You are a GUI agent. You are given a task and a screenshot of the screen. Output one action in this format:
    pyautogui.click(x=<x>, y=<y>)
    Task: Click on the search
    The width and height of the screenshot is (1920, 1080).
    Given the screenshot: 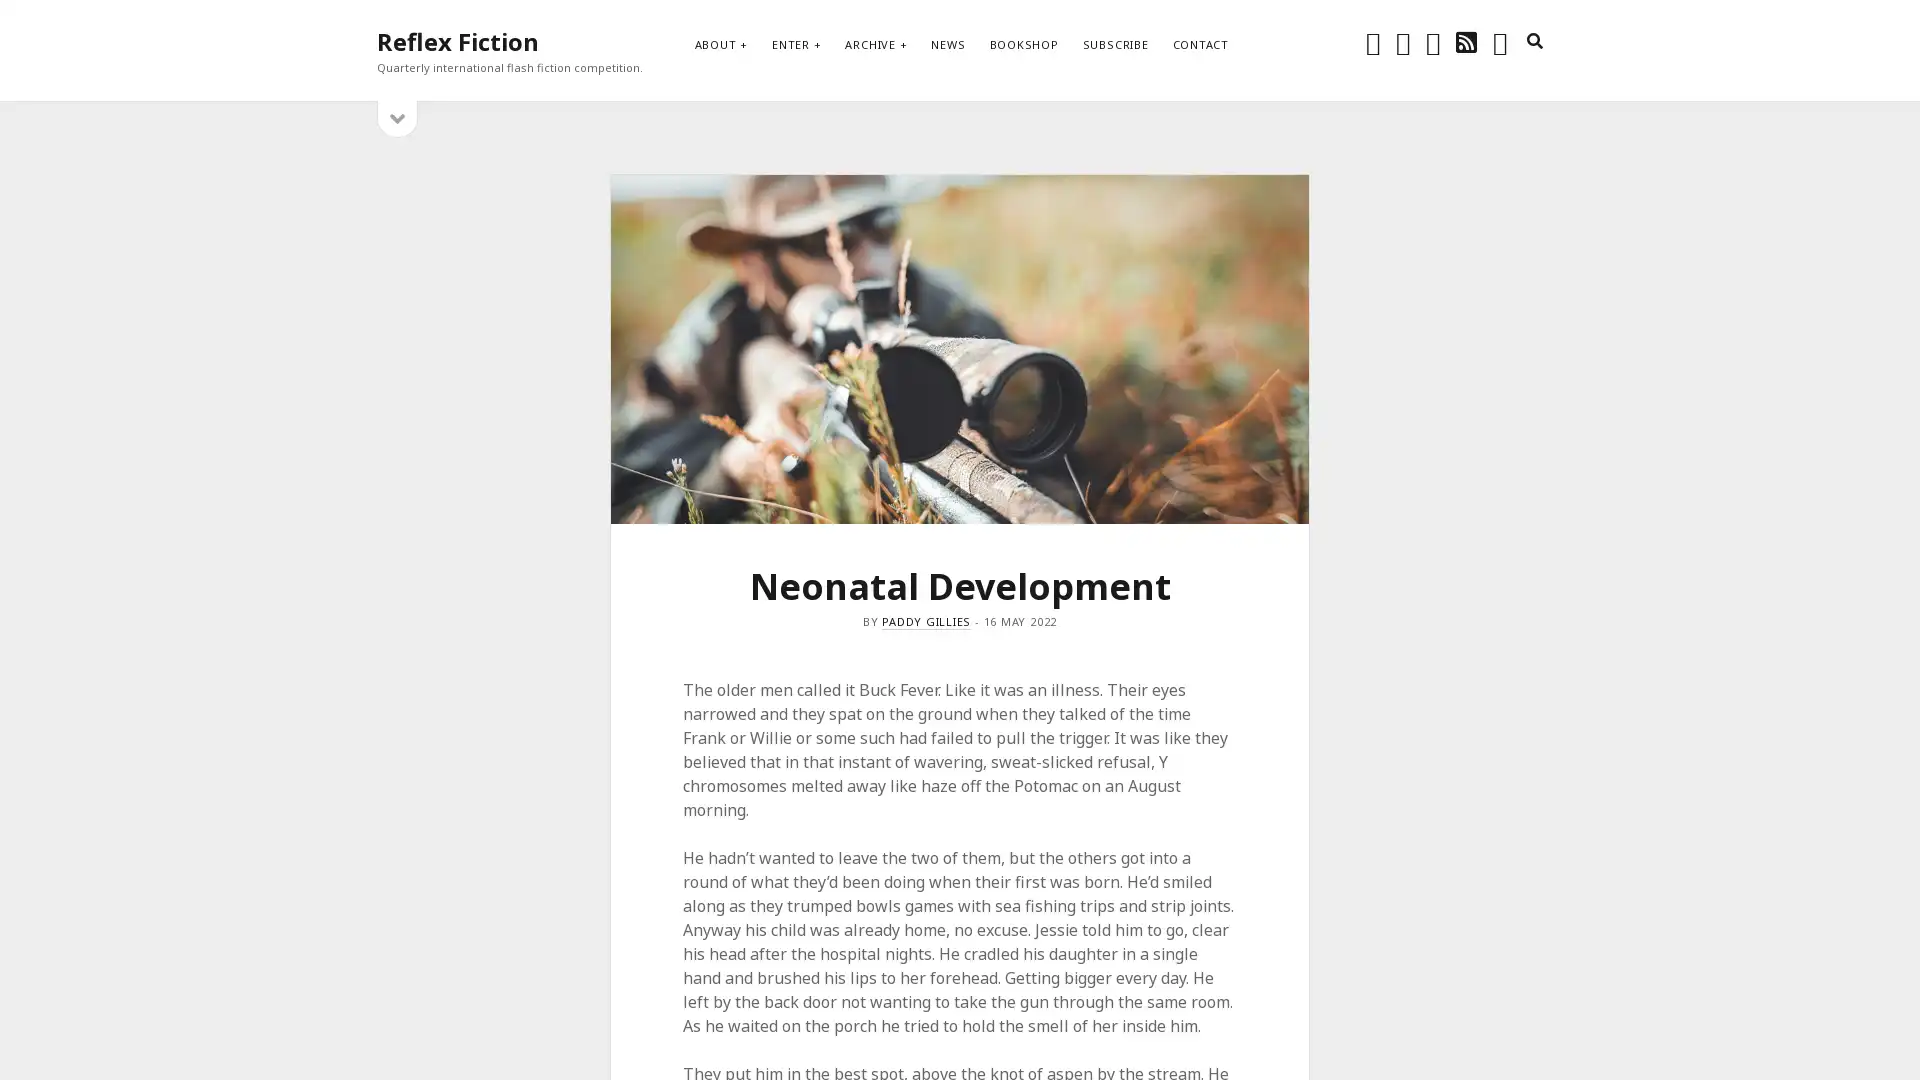 What is the action you would take?
    pyautogui.click(x=1534, y=42)
    